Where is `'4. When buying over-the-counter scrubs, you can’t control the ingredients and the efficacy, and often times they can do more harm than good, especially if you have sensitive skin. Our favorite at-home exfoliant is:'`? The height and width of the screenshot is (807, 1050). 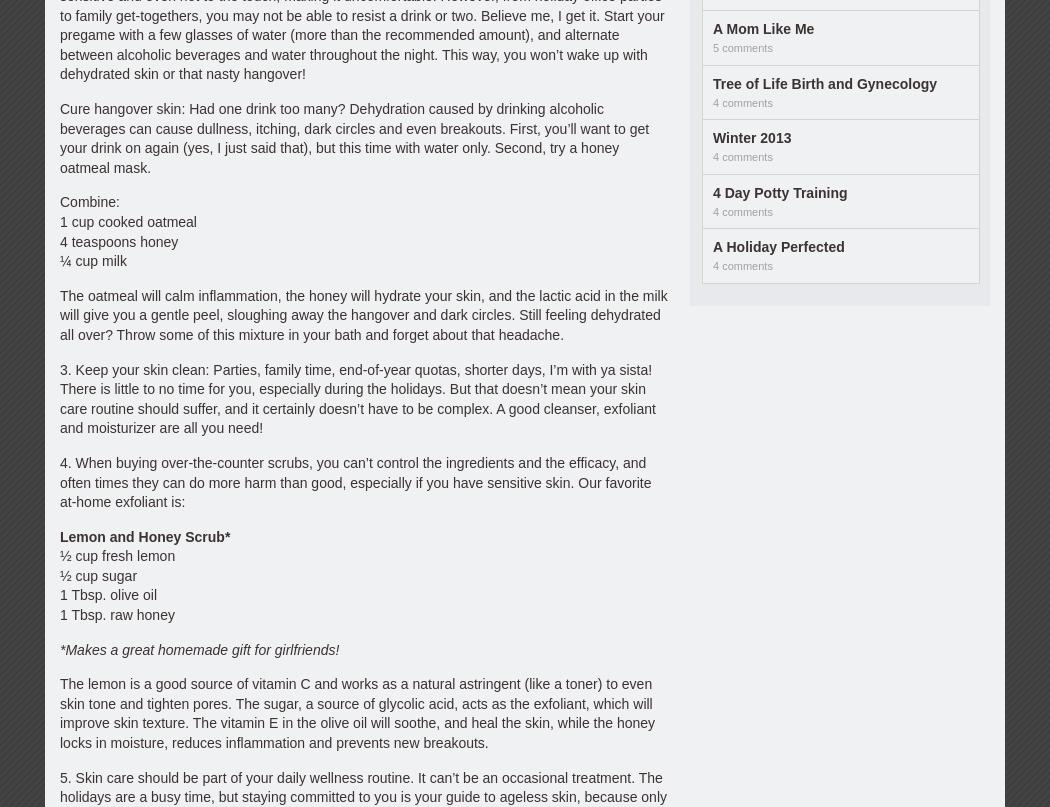
'4. When buying over-the-counter scrubs, you can’t control the ingredients and the efficacy, and often times they can do more harm than good, especially if you have sensitive skin. Our favorite at-home exfoliant is:' is located at coordinates (354, 481).